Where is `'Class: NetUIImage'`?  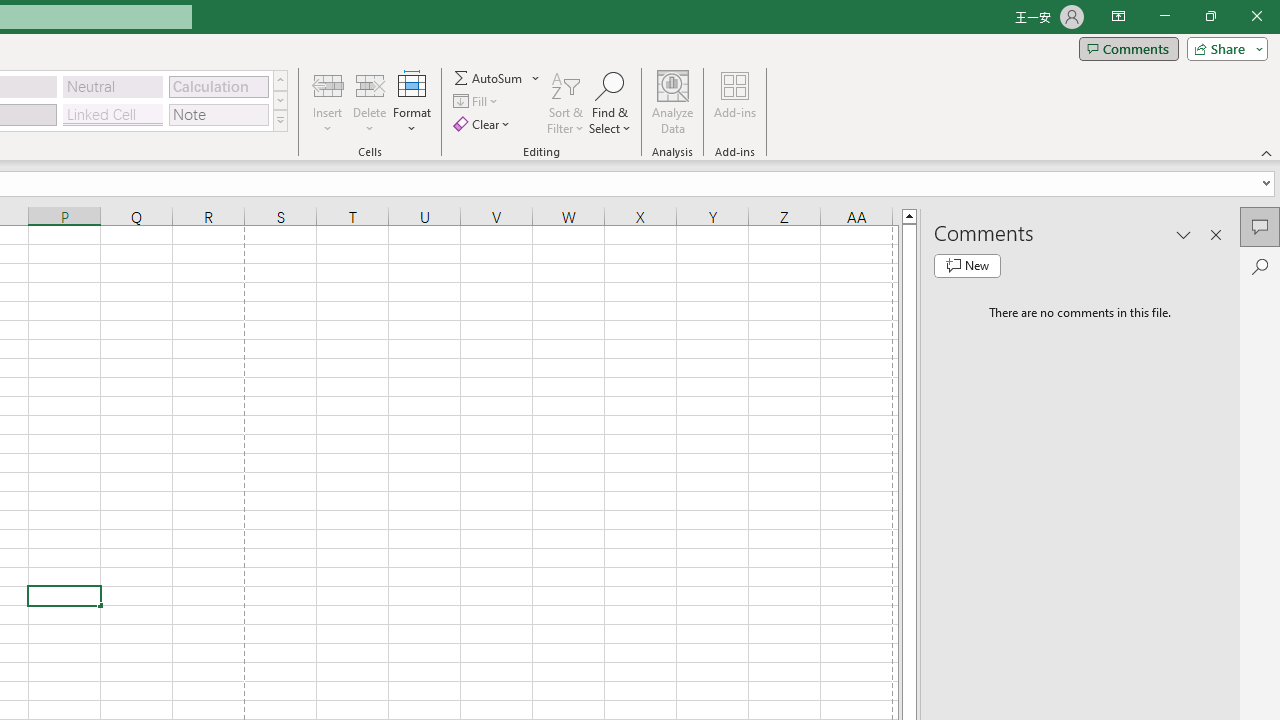
'Class: NetUIImage' is located at coordinates (279, 120).